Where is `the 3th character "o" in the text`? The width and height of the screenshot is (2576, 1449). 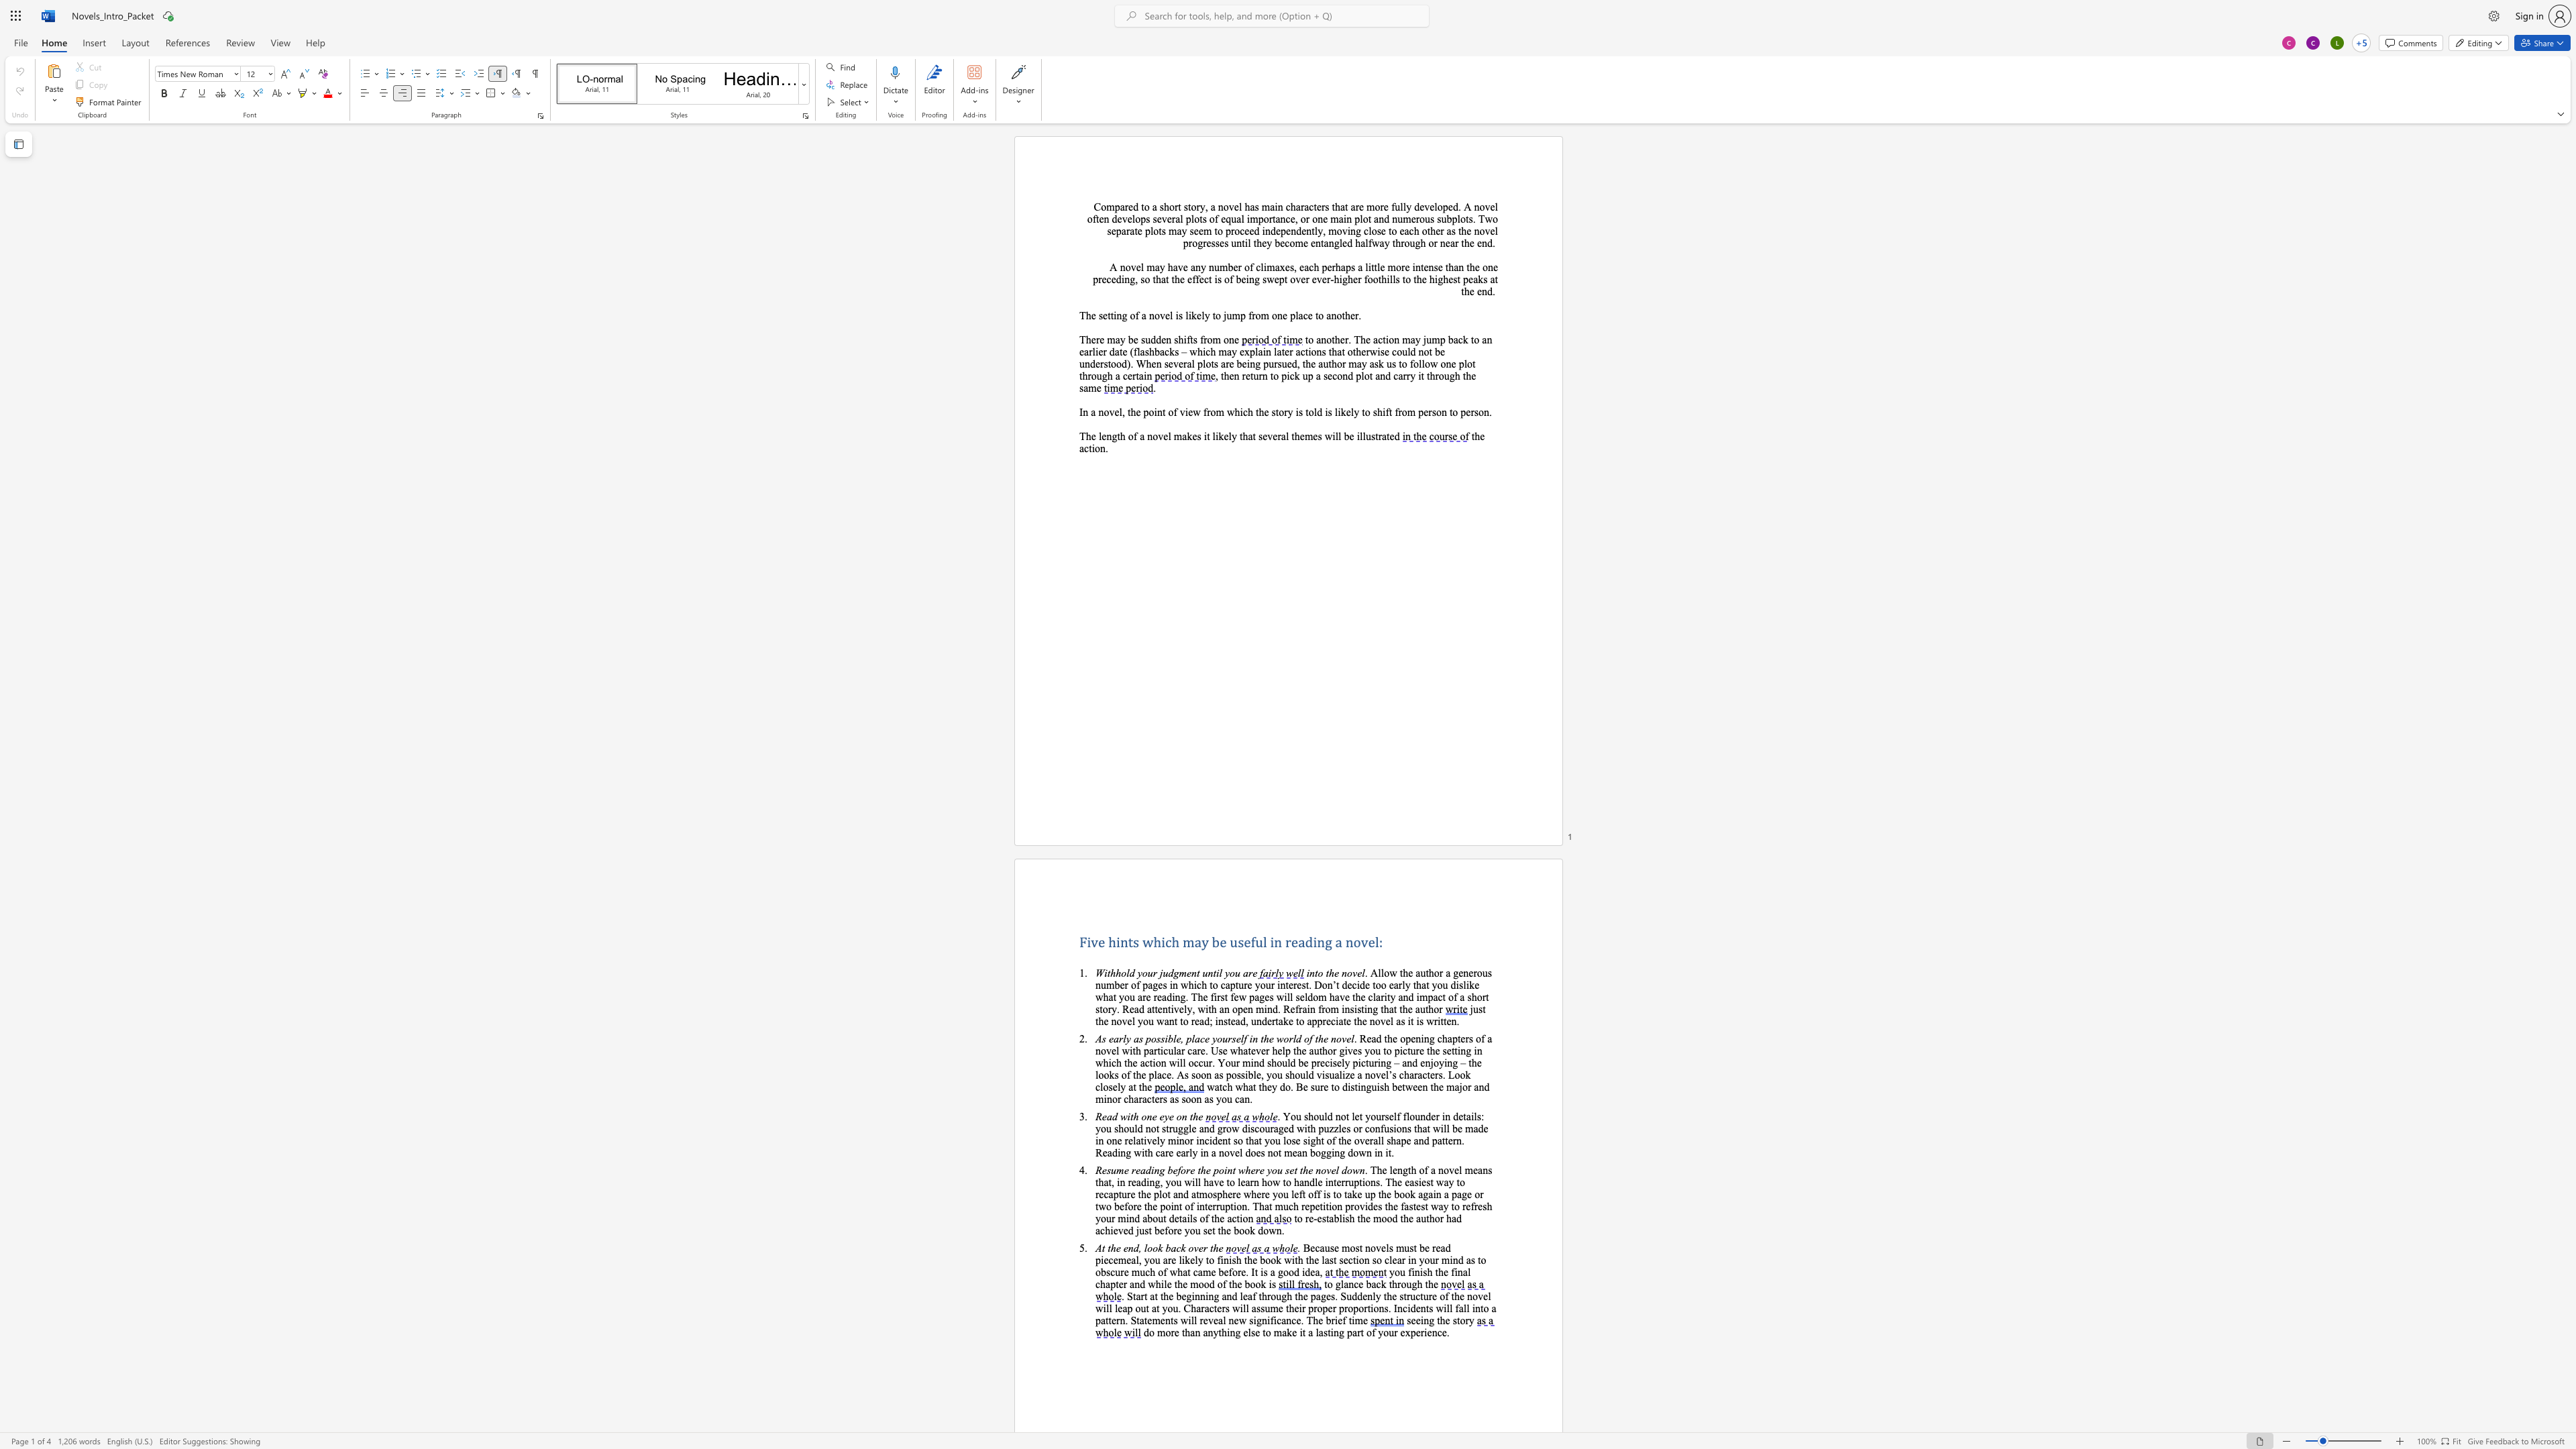
the 3th character "o" in the text is located at coordinates (1155, 230).